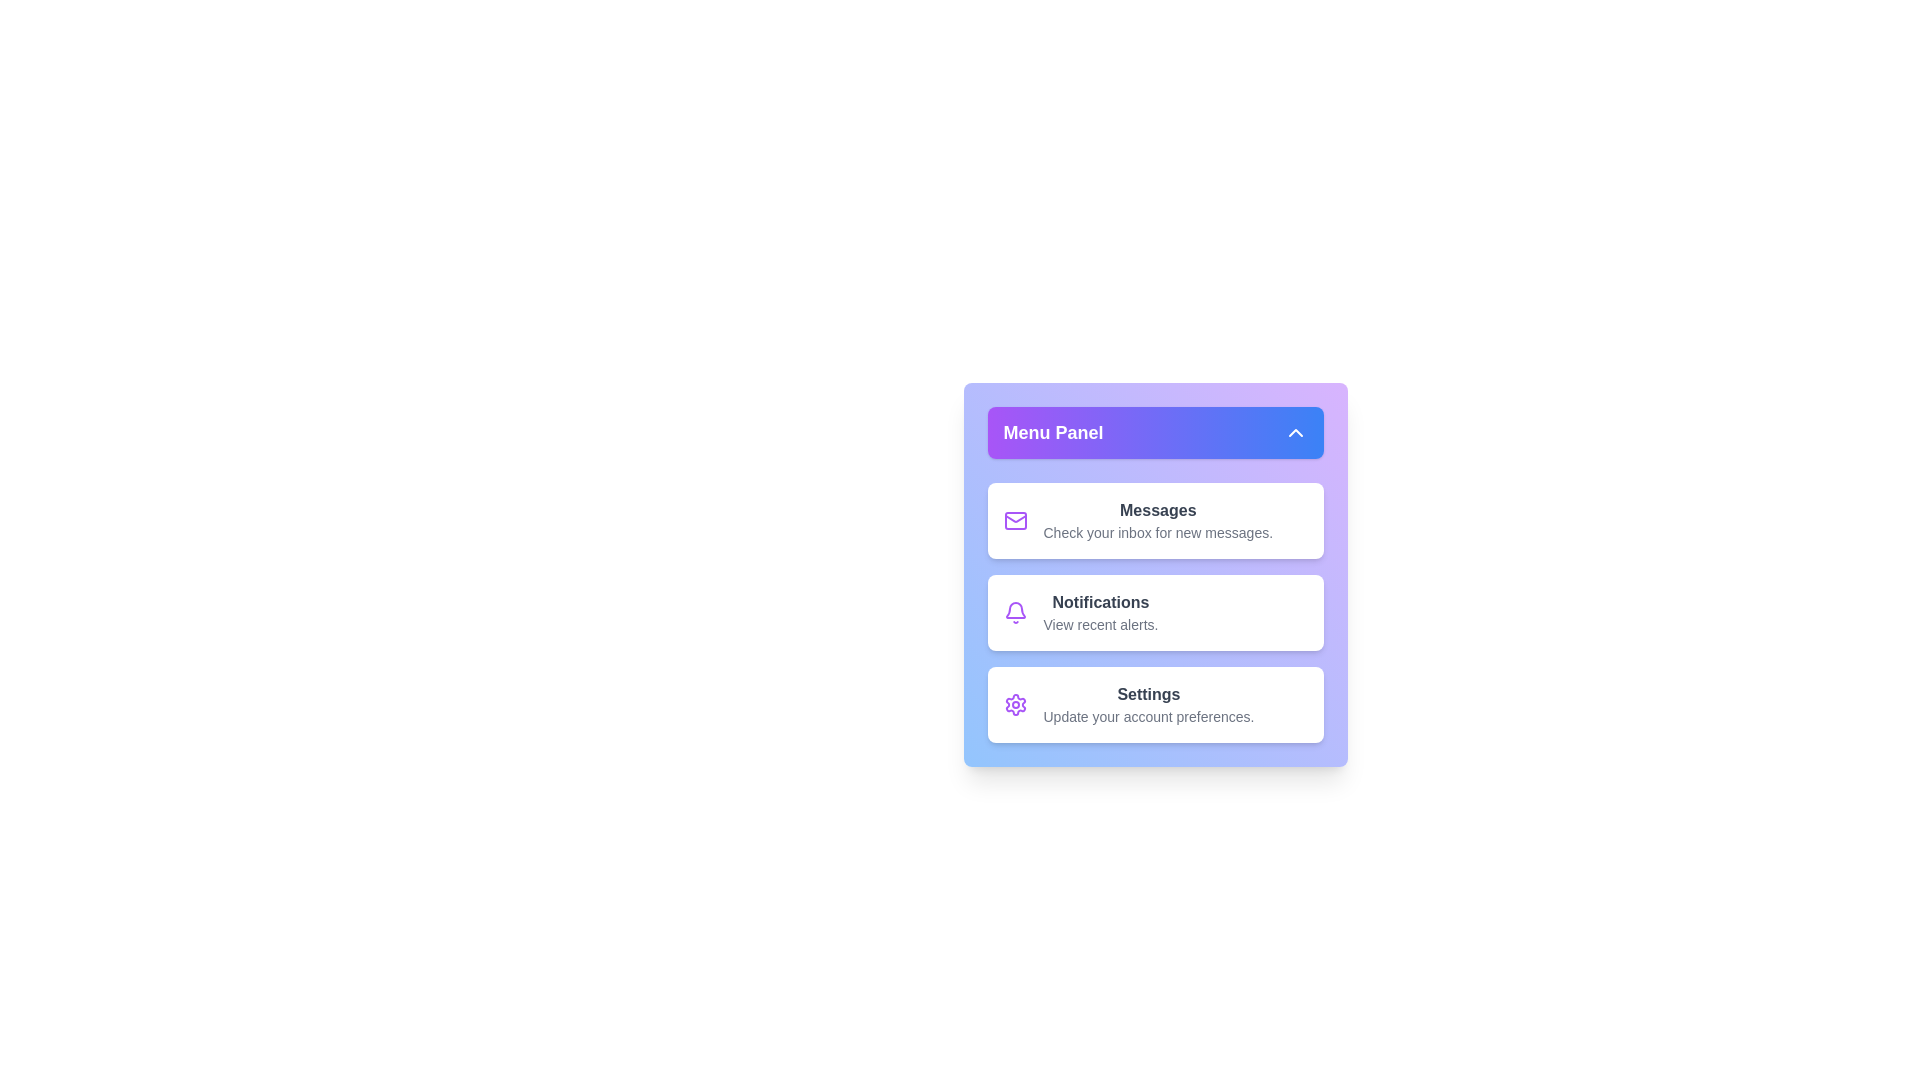 The image size is (1920, 1080). Describe the element at coordinates (1015, 519) in the screenshot. I see `the icon of the menu item labeled Messages` at that location.